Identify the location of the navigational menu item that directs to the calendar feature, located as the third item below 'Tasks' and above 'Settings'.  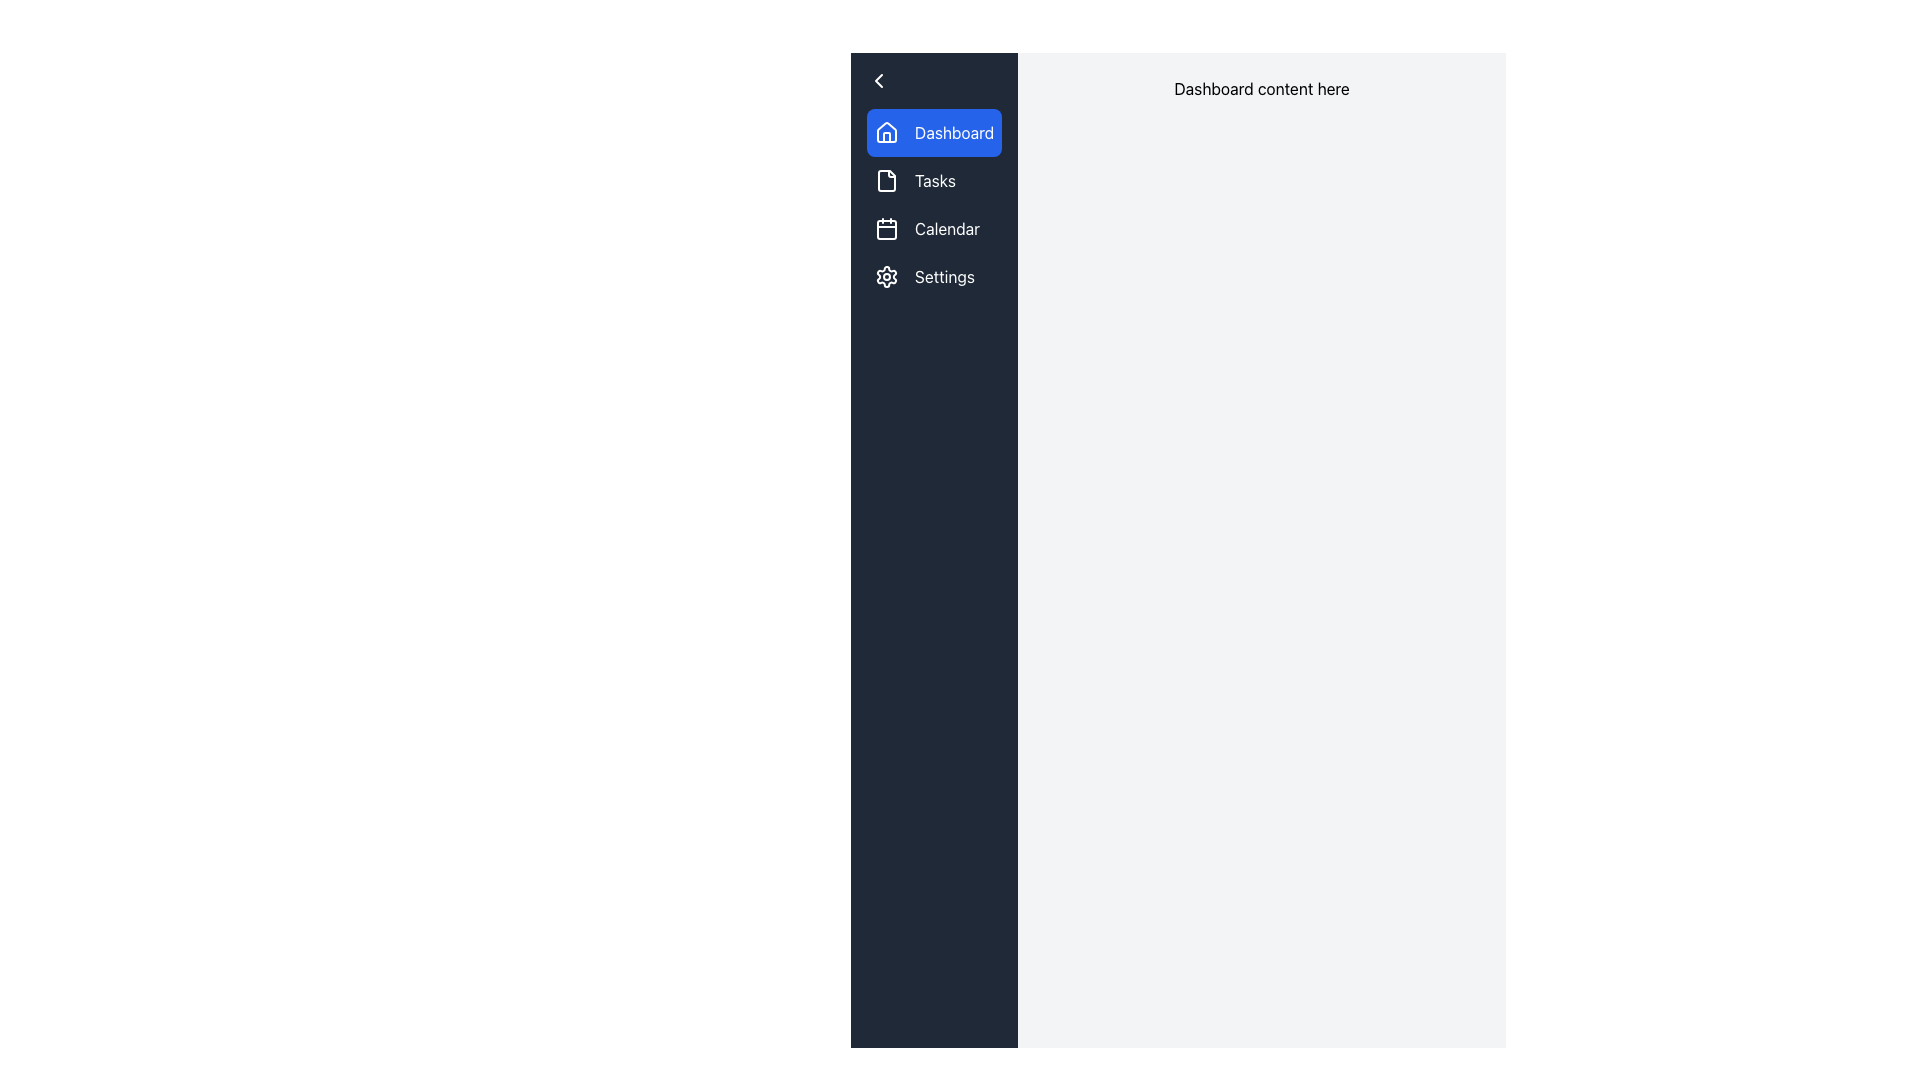
(933, 227).